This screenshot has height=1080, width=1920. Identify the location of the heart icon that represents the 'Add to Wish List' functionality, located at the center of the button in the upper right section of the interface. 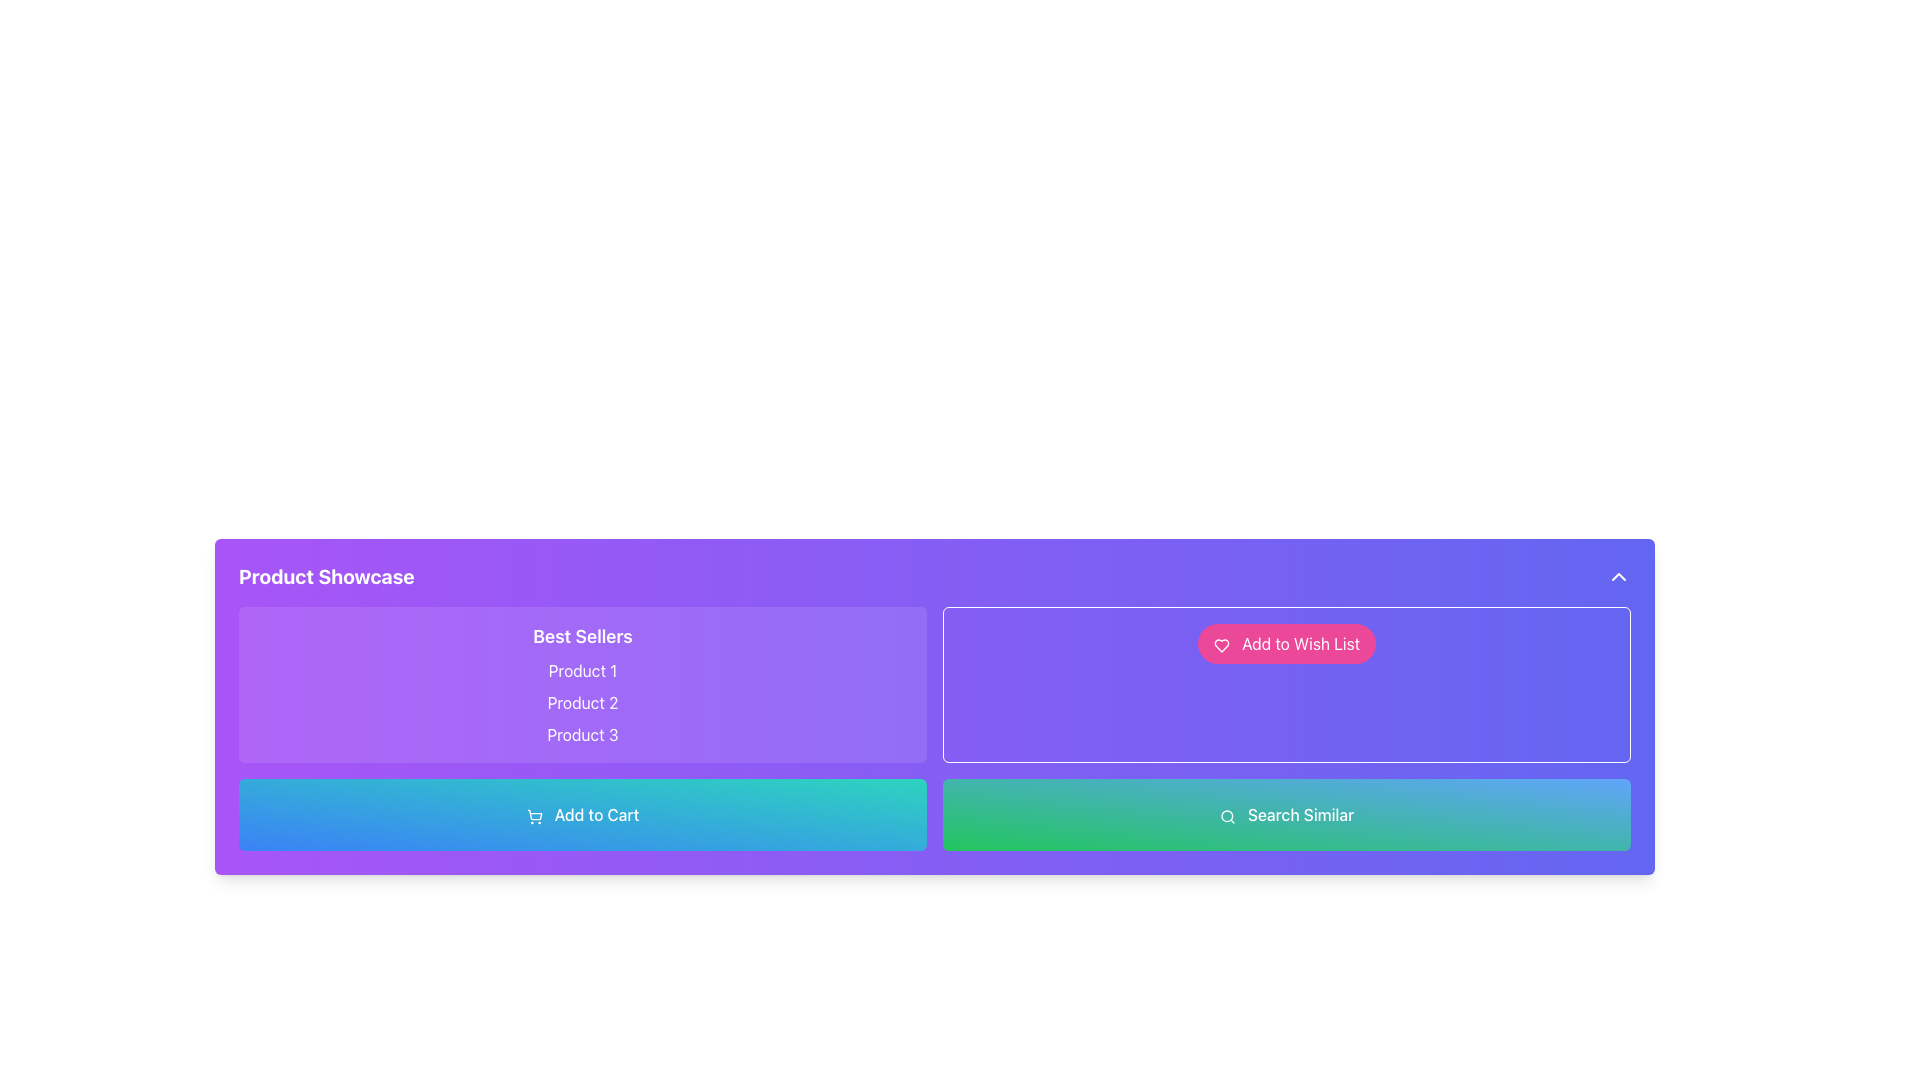
(1220, 645).